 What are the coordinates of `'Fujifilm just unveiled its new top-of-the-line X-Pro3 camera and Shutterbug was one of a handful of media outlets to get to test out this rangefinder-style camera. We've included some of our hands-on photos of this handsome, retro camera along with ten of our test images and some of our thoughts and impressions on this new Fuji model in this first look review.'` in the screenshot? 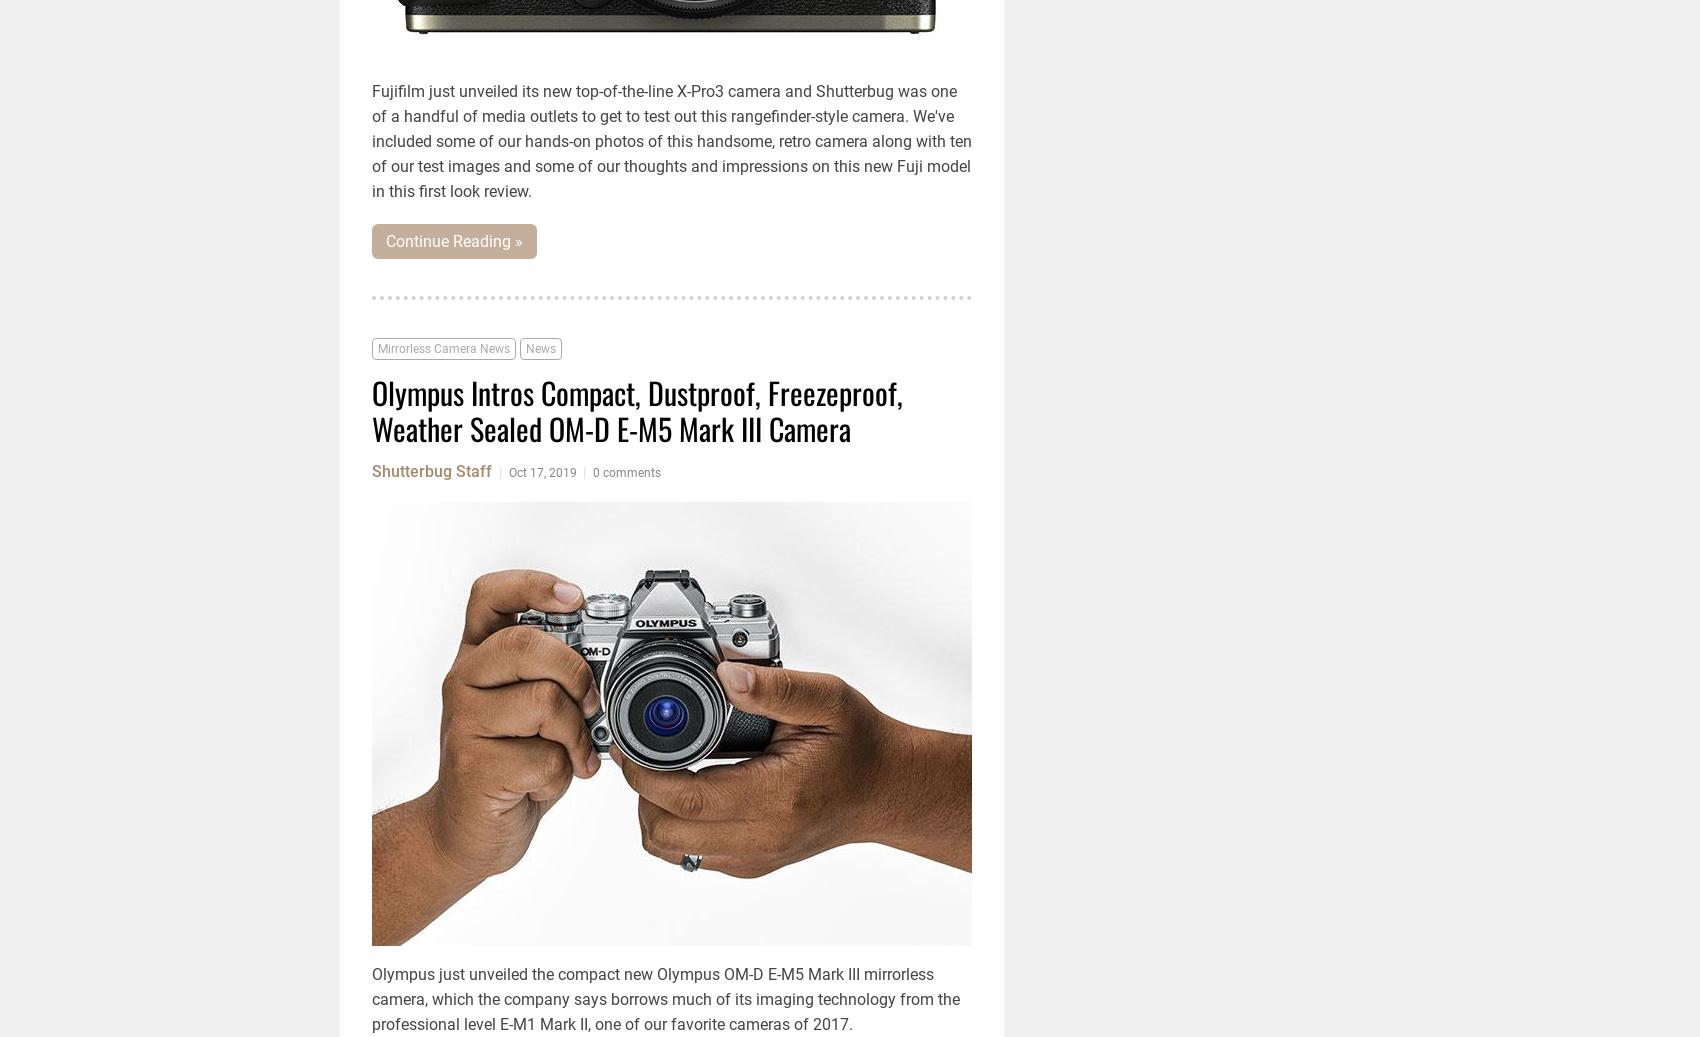 It's located at (672, 140).